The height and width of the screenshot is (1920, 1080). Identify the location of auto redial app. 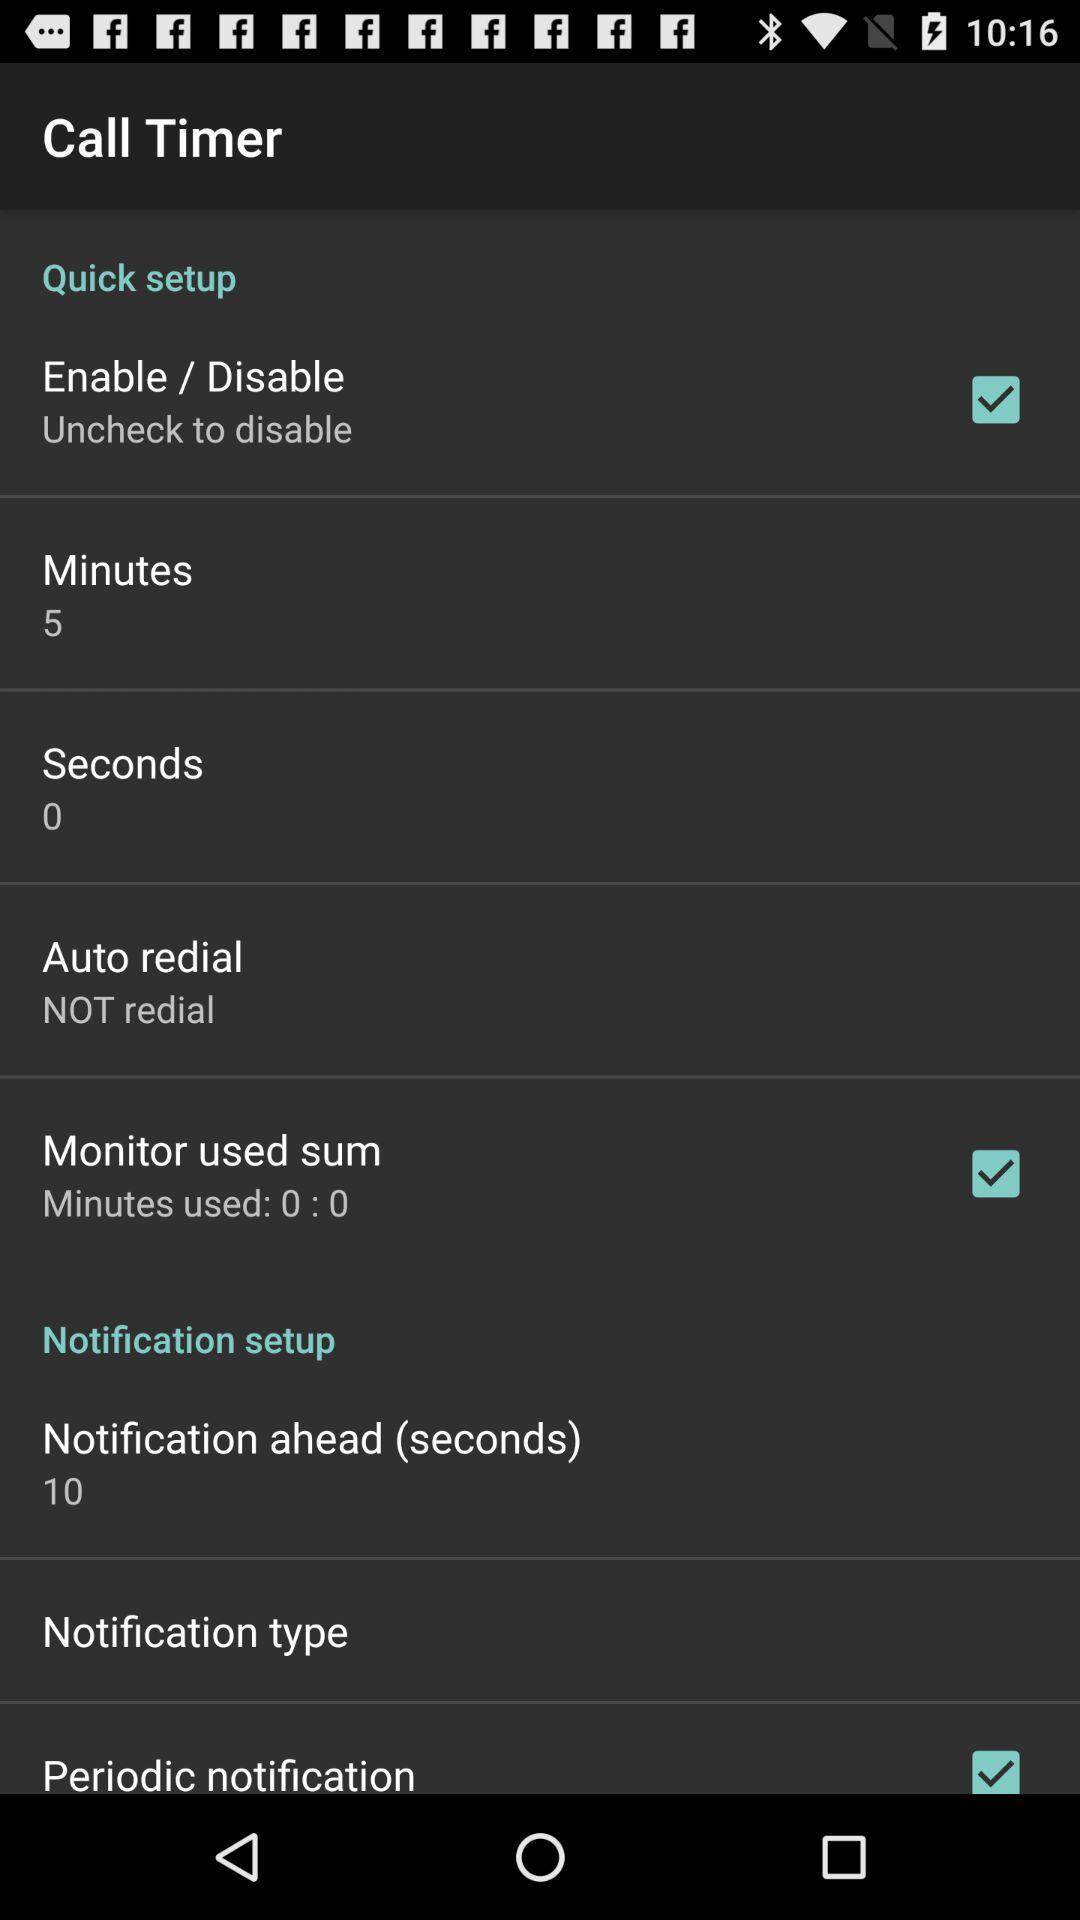
(141, 954).